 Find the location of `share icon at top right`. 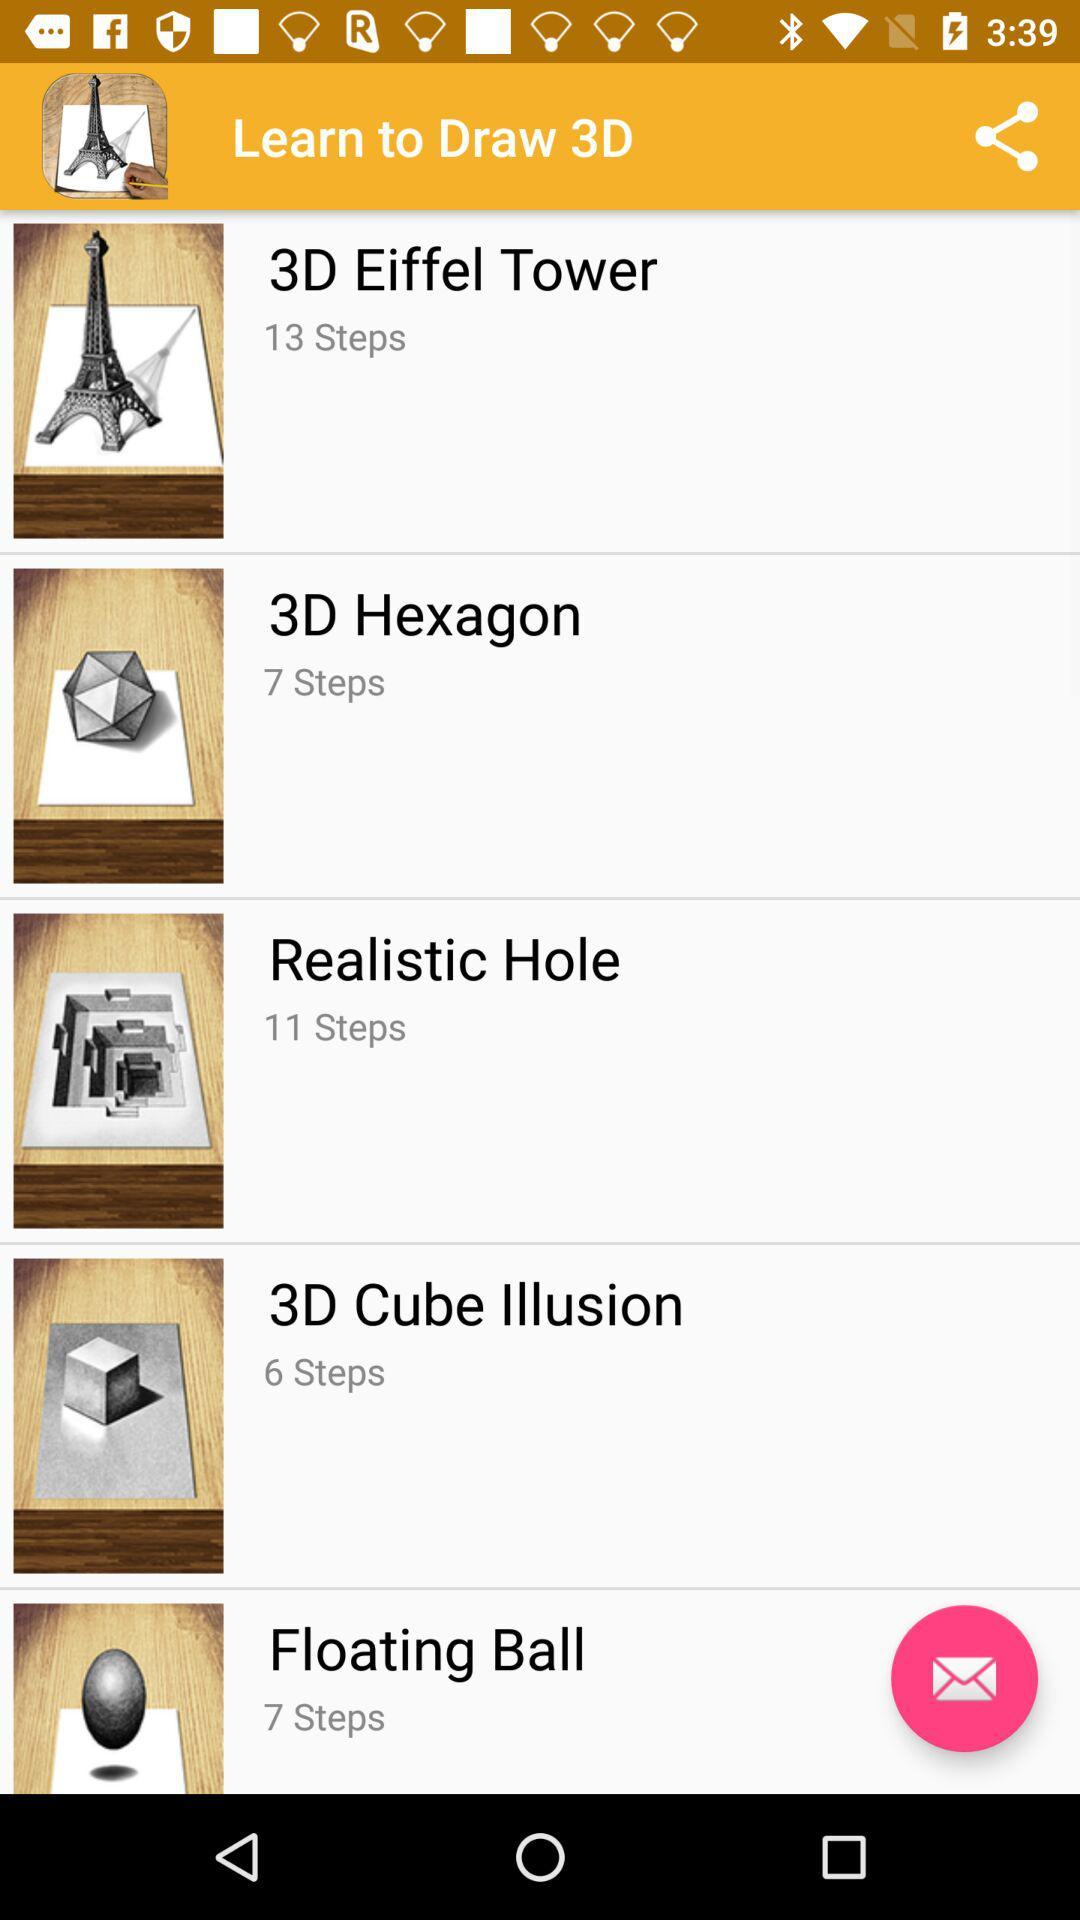

share icon at top right is located at coordinates (1006, 136).